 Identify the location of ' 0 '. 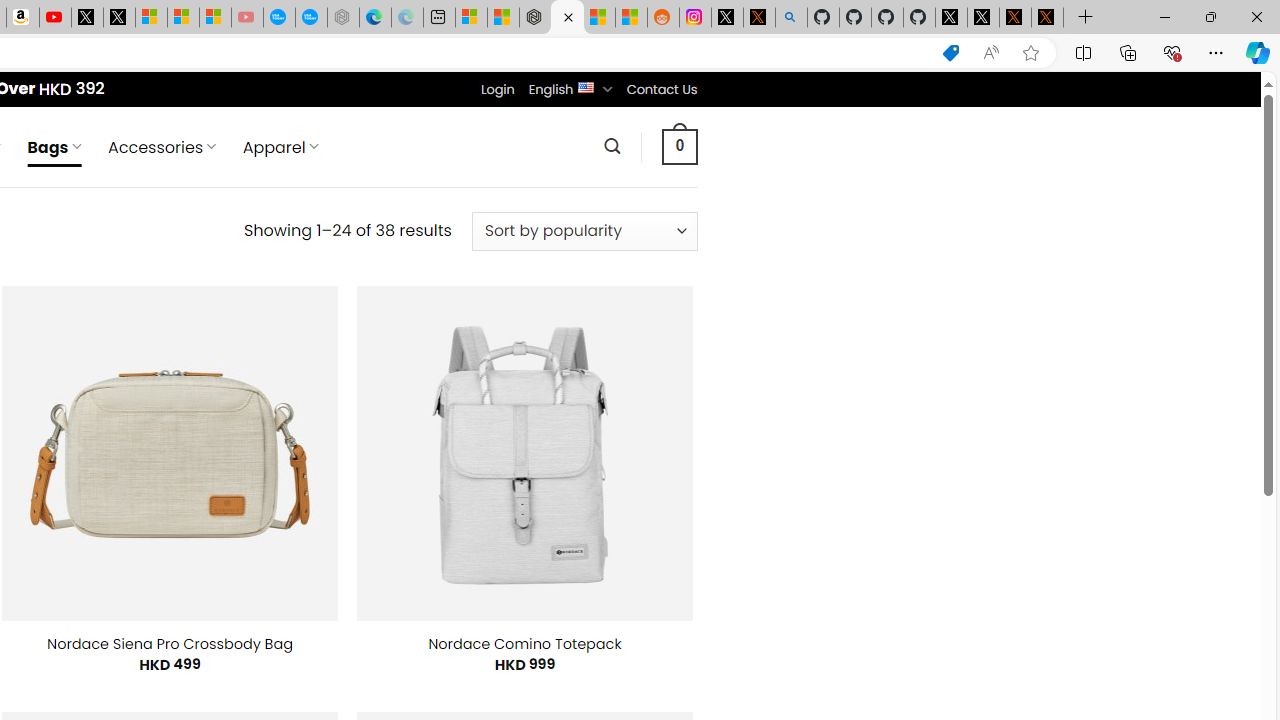
(679, 145).